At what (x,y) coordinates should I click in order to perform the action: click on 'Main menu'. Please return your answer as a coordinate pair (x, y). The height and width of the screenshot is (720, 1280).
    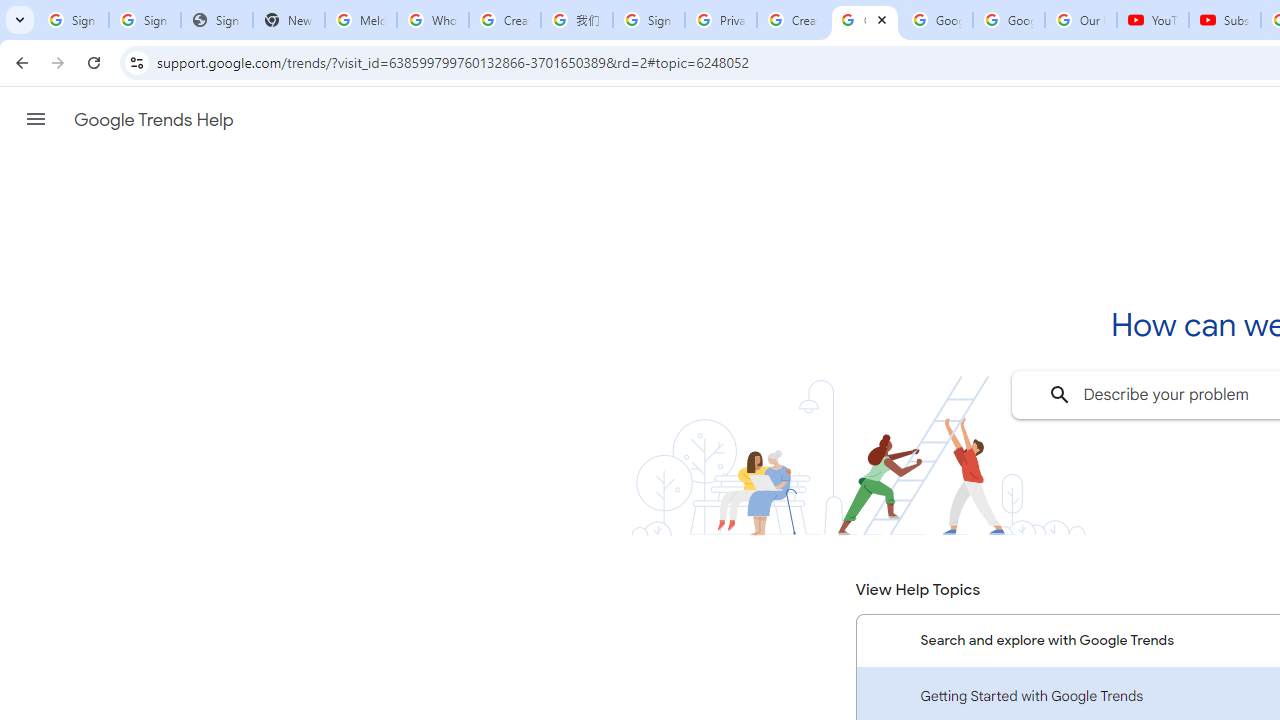
    Looking at the image, I should click on (35, 119).